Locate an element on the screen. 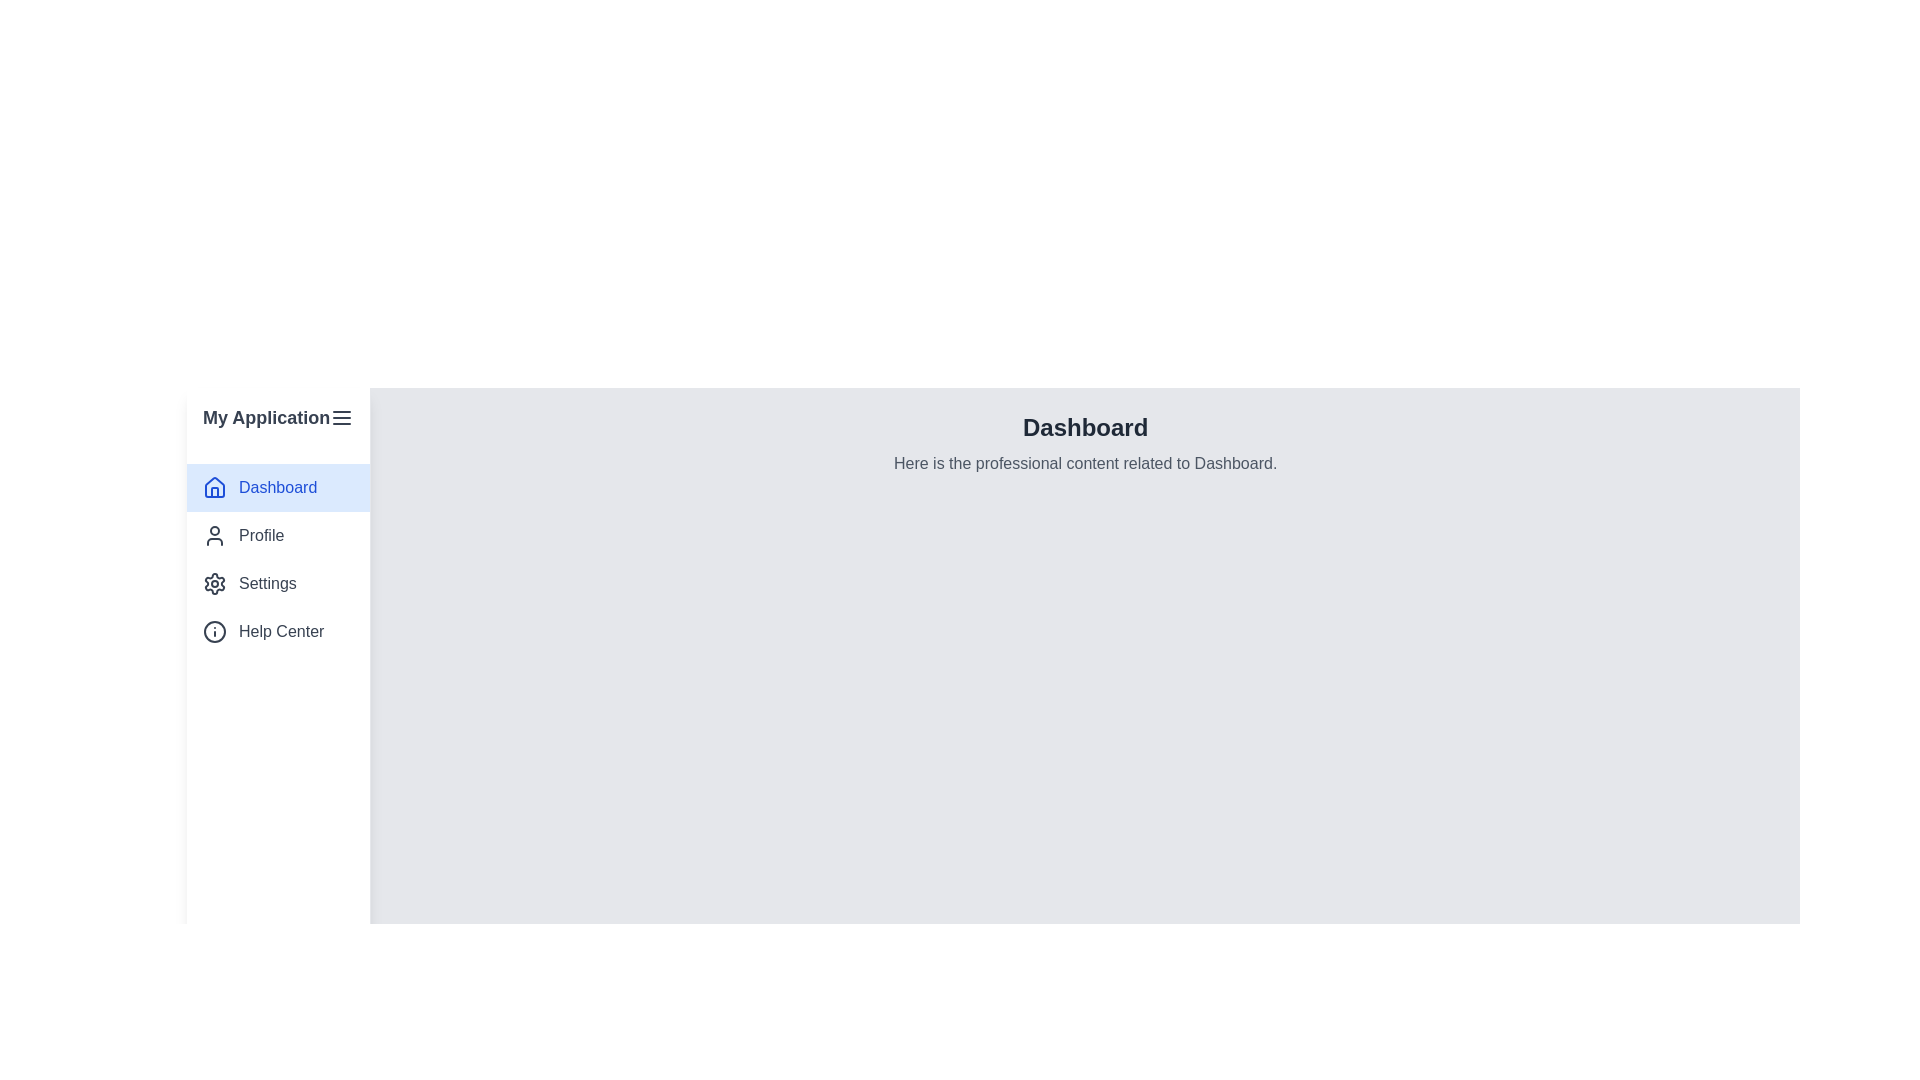  the 'Dashboard' menu item icon located in the sidebar menu by clicking on it is located at coordinates (215, 486).